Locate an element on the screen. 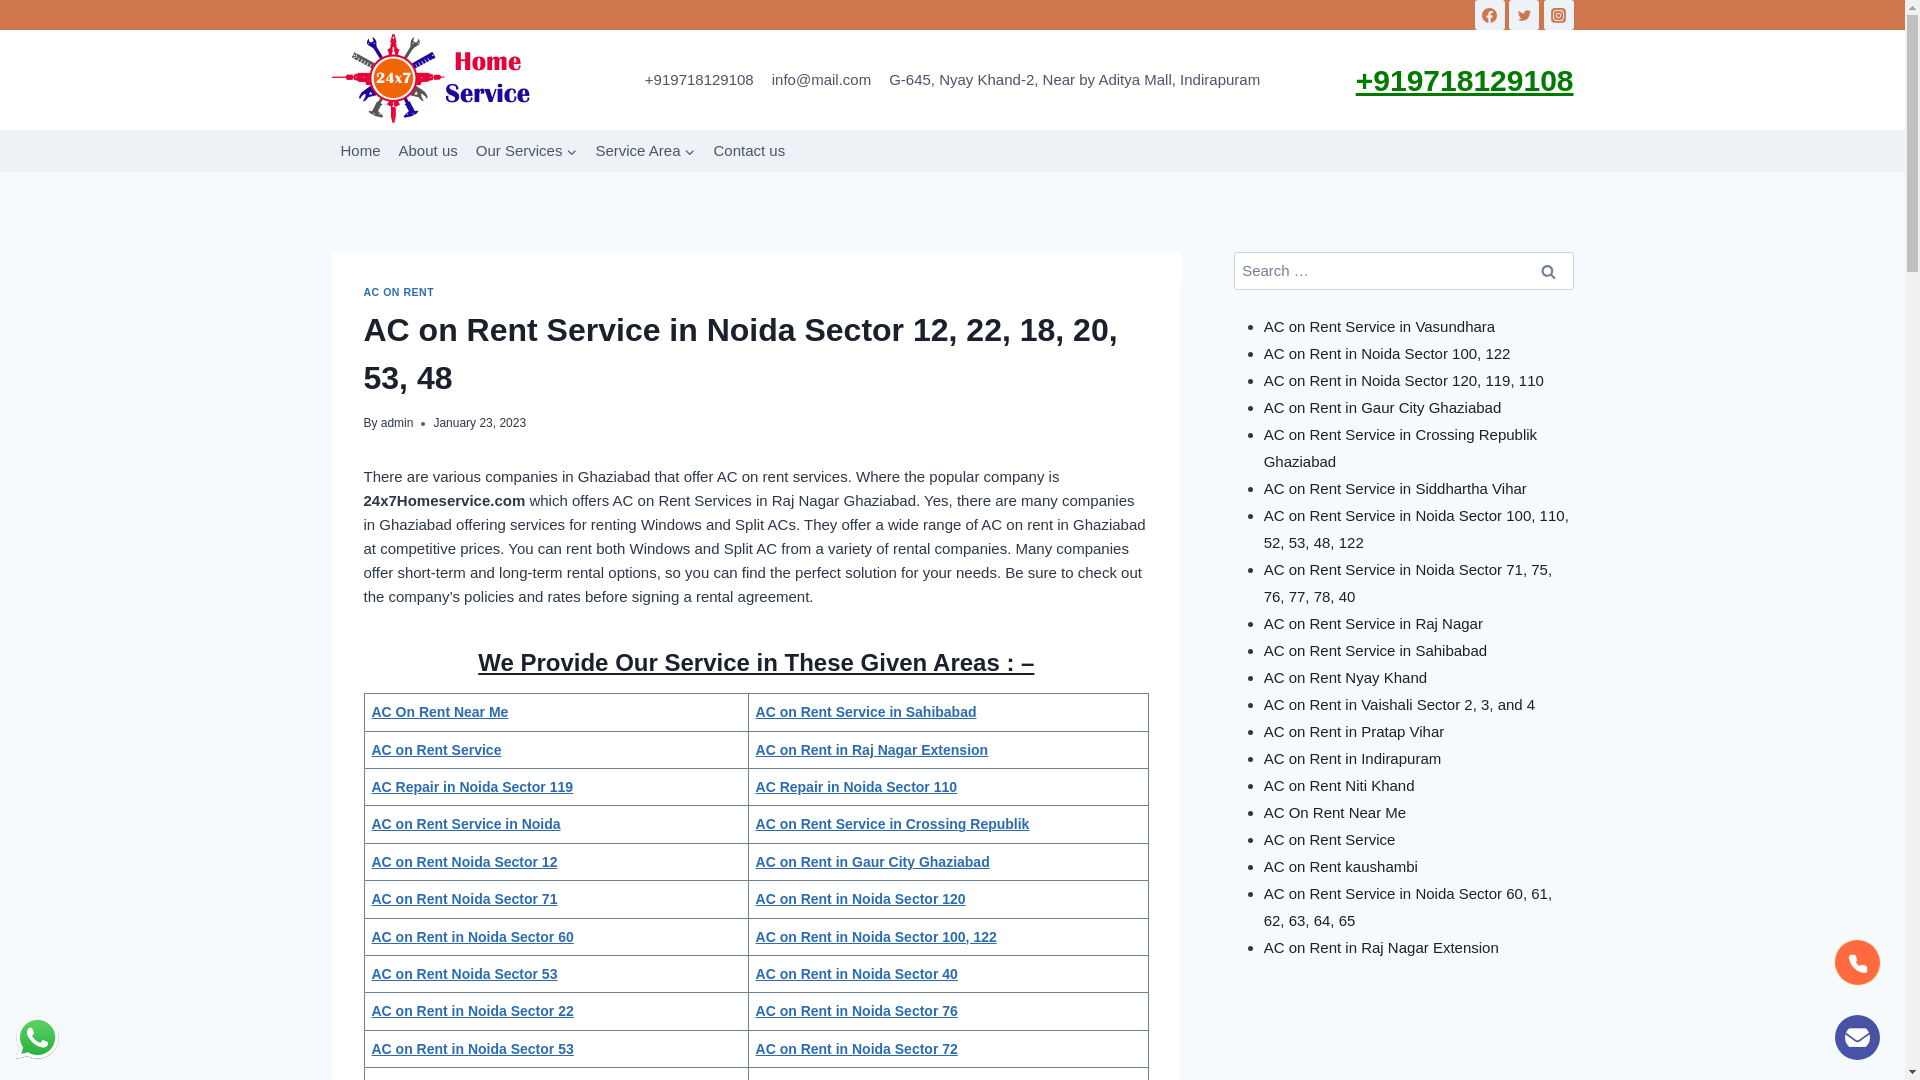  'AC On Rent Near Me' is located at coordinates (1262, 812).